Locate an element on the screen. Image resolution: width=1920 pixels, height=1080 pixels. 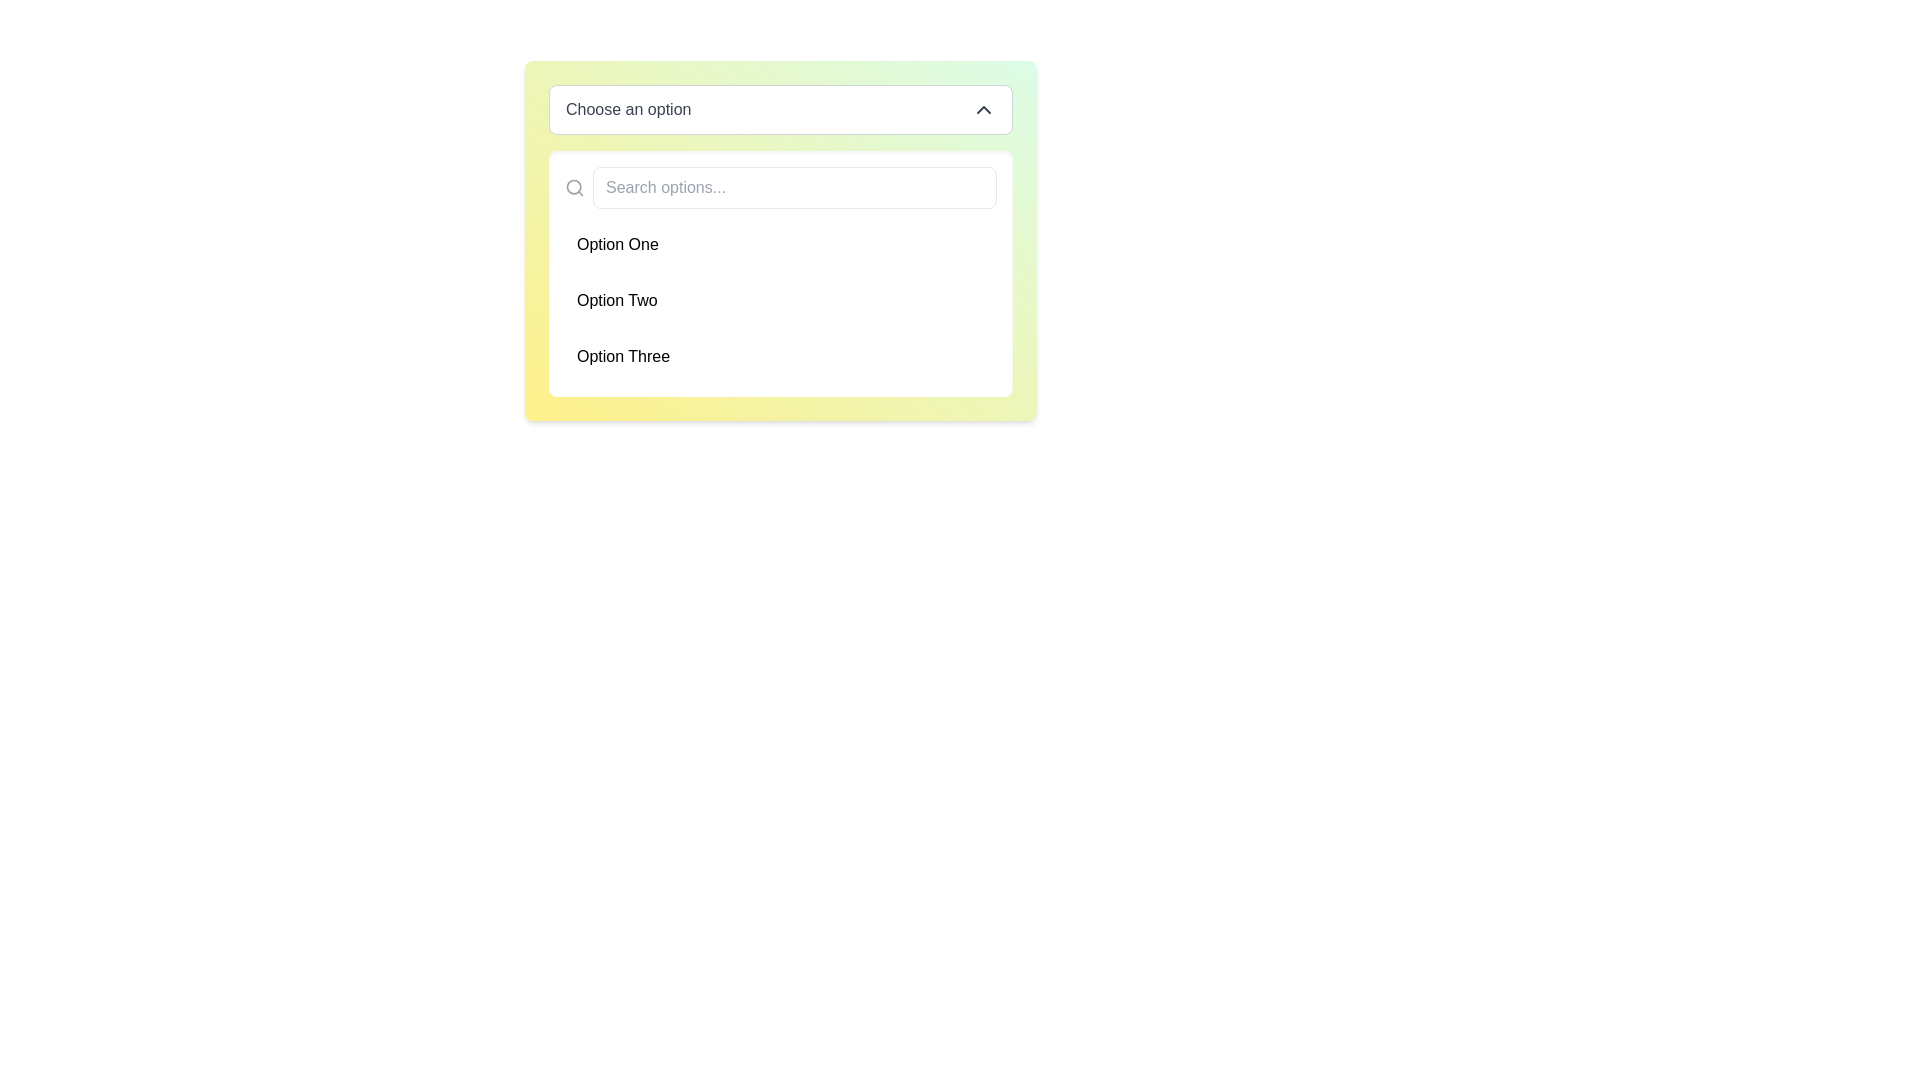
the first option in the vertical list of options within the drop-down menu is located at coordinates (616, 244).